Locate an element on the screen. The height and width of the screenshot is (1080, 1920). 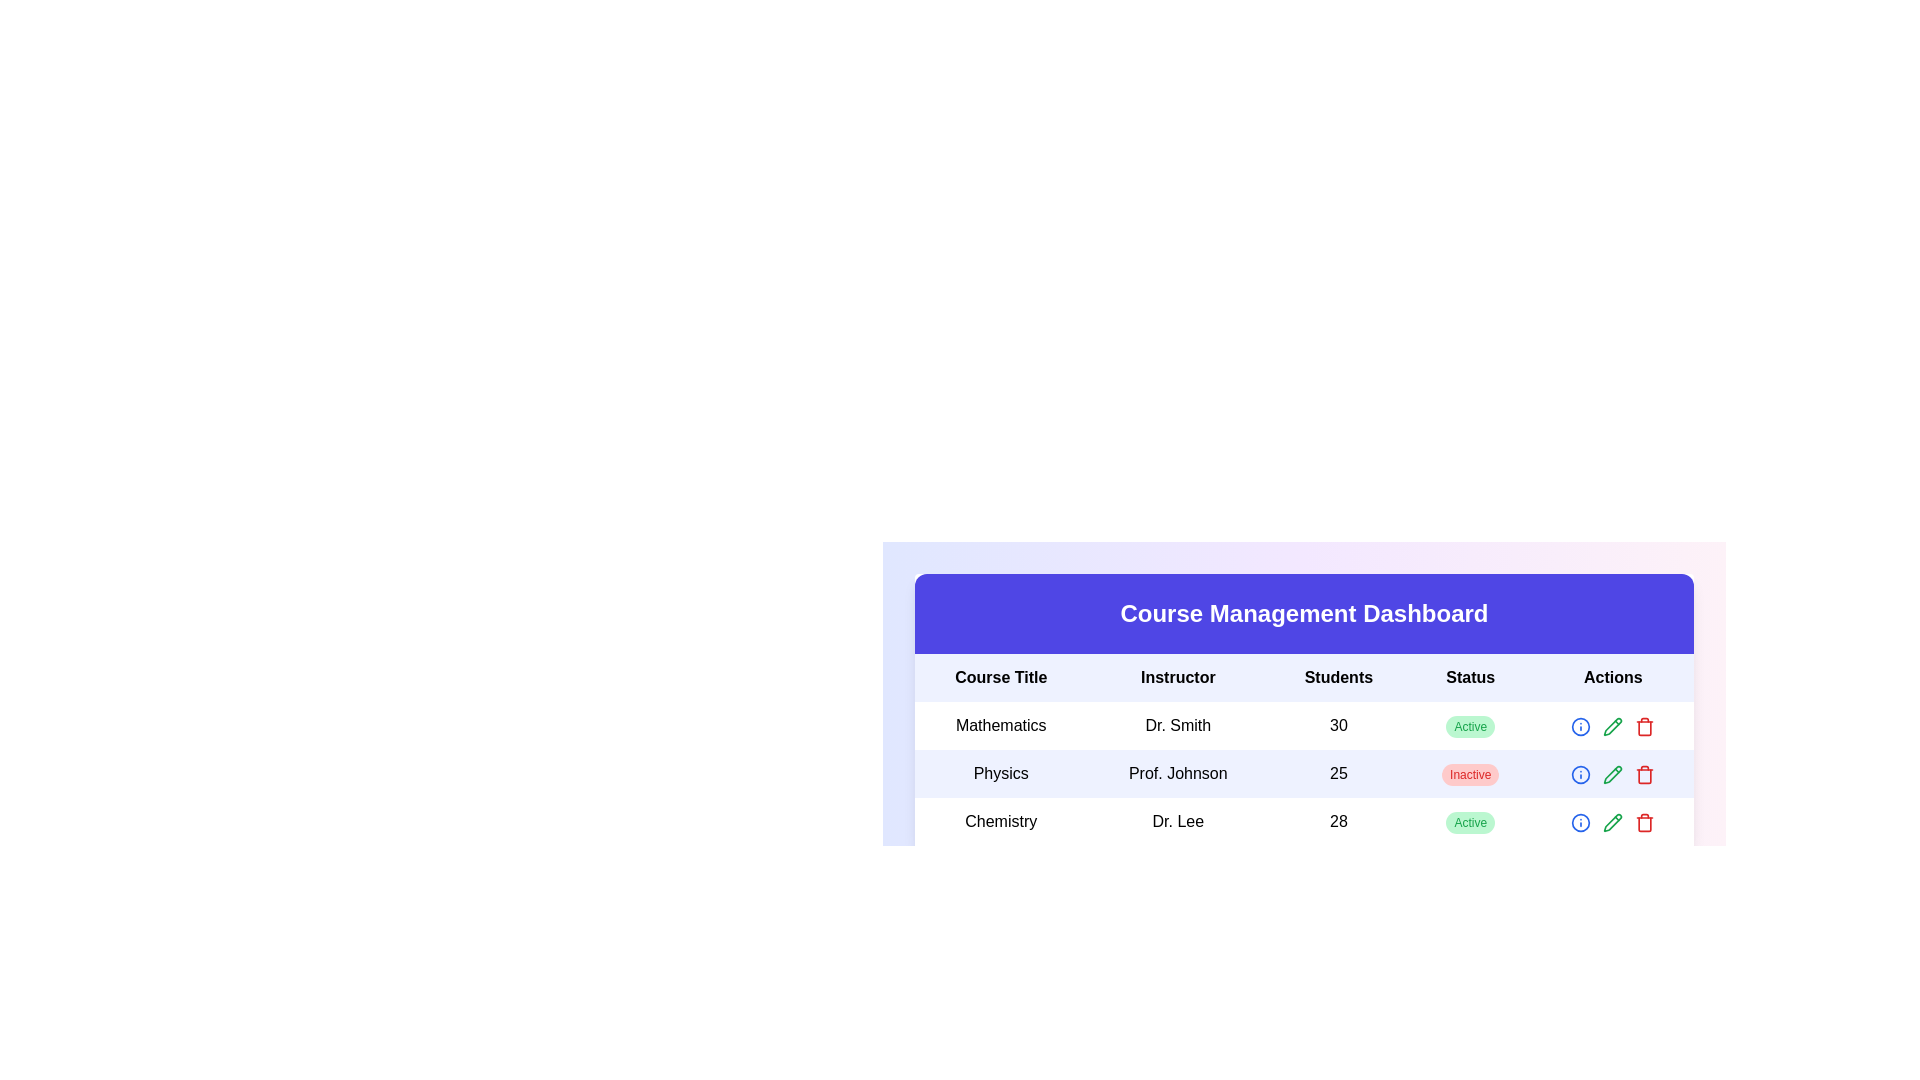
the 'Active' status indicator badge, which is a small rectangular badge with a green background located in the 'Status' column of the first row in a data table is located at coordinates (1470, 726).